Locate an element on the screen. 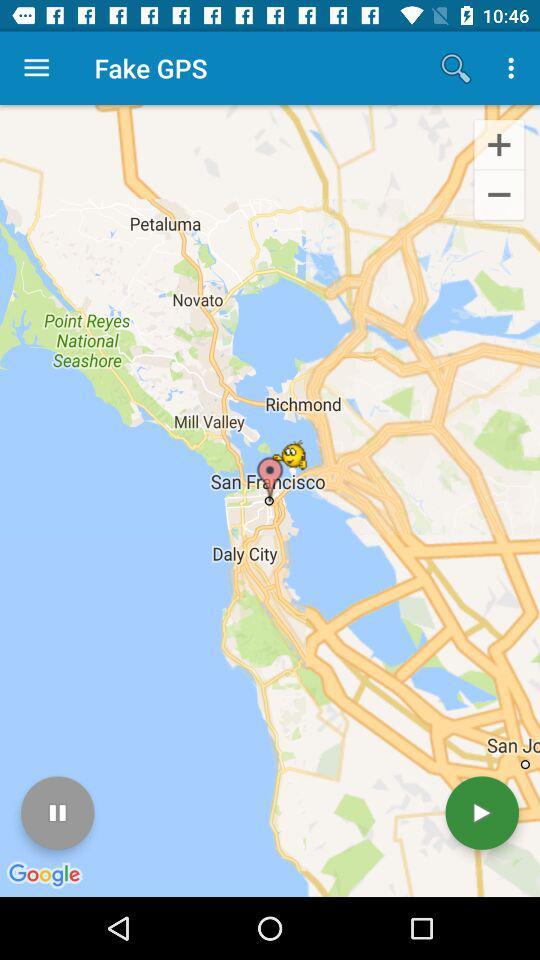 This screenshot has height=960, width=540. icon at the bottom right corner is located at coordinates (481, 813).